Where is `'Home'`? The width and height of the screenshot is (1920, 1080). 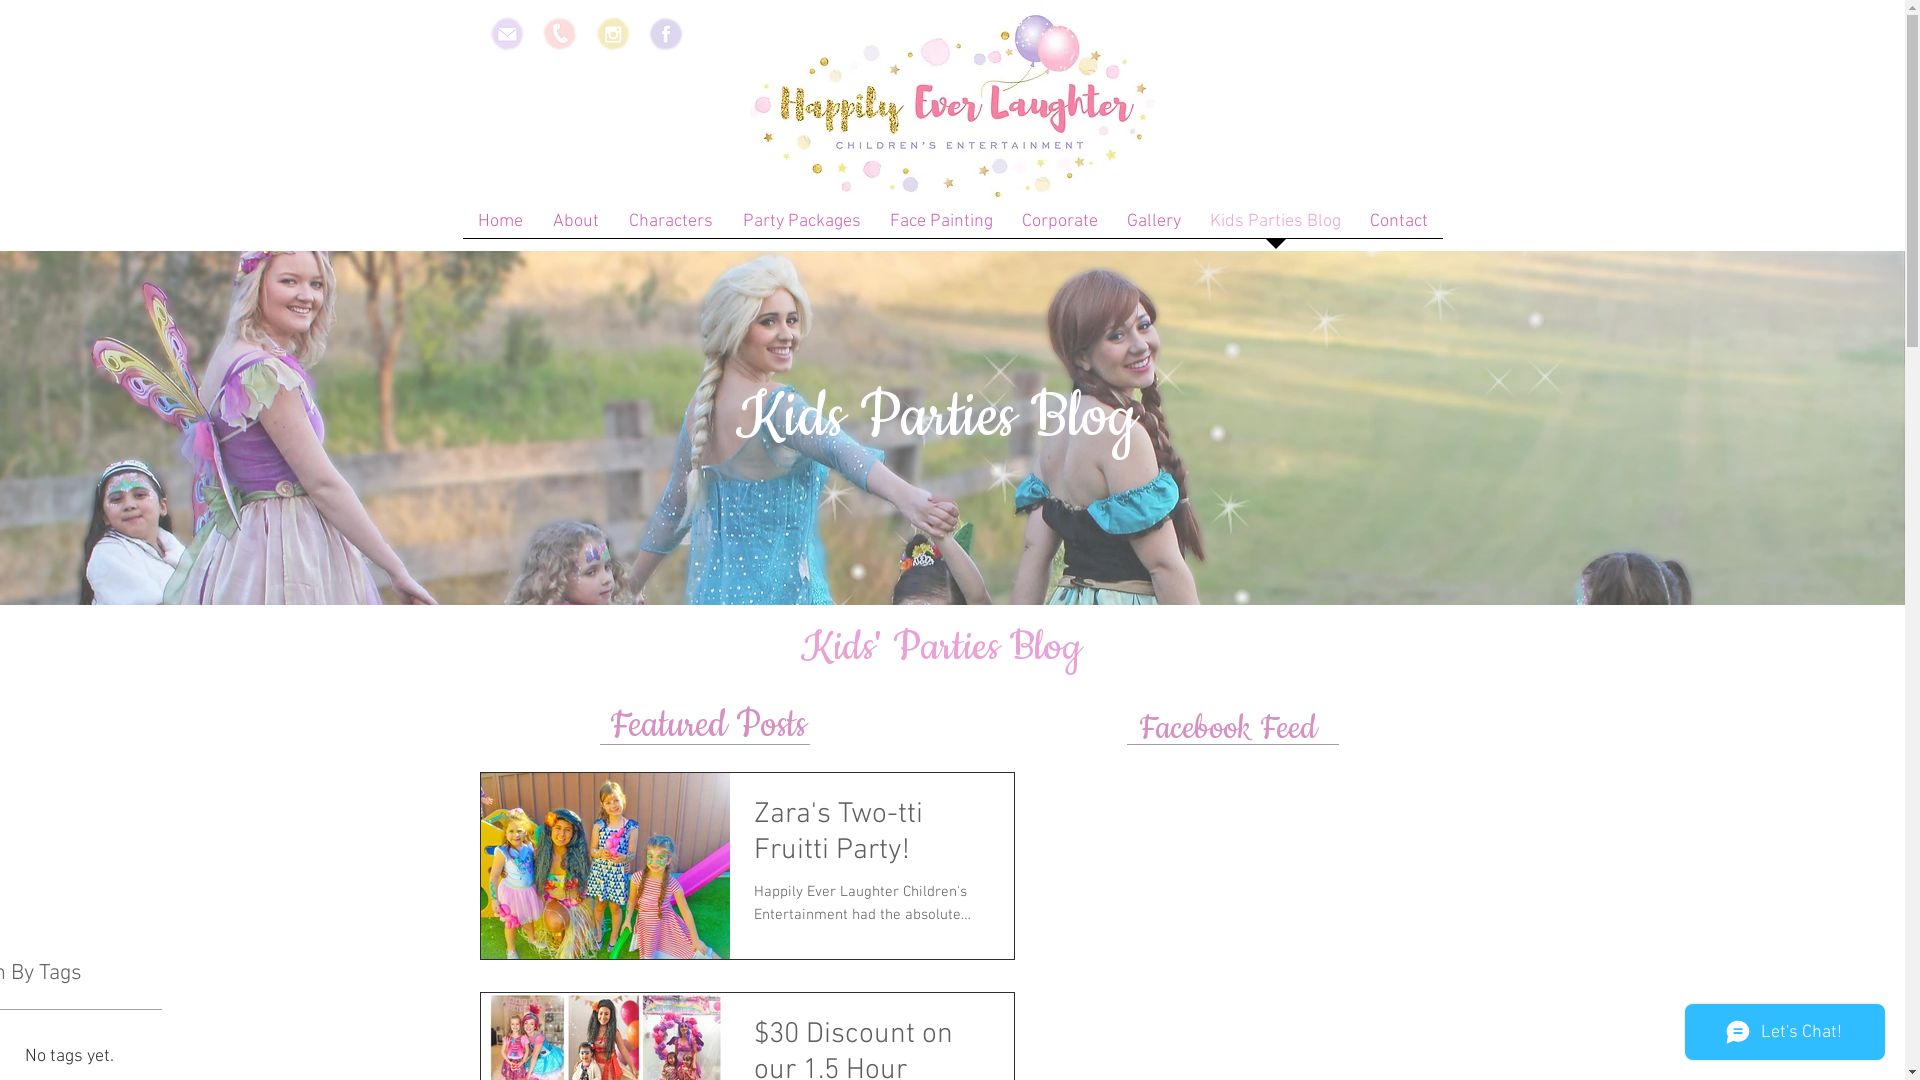
'Home' is located at coordinates (499, 226).